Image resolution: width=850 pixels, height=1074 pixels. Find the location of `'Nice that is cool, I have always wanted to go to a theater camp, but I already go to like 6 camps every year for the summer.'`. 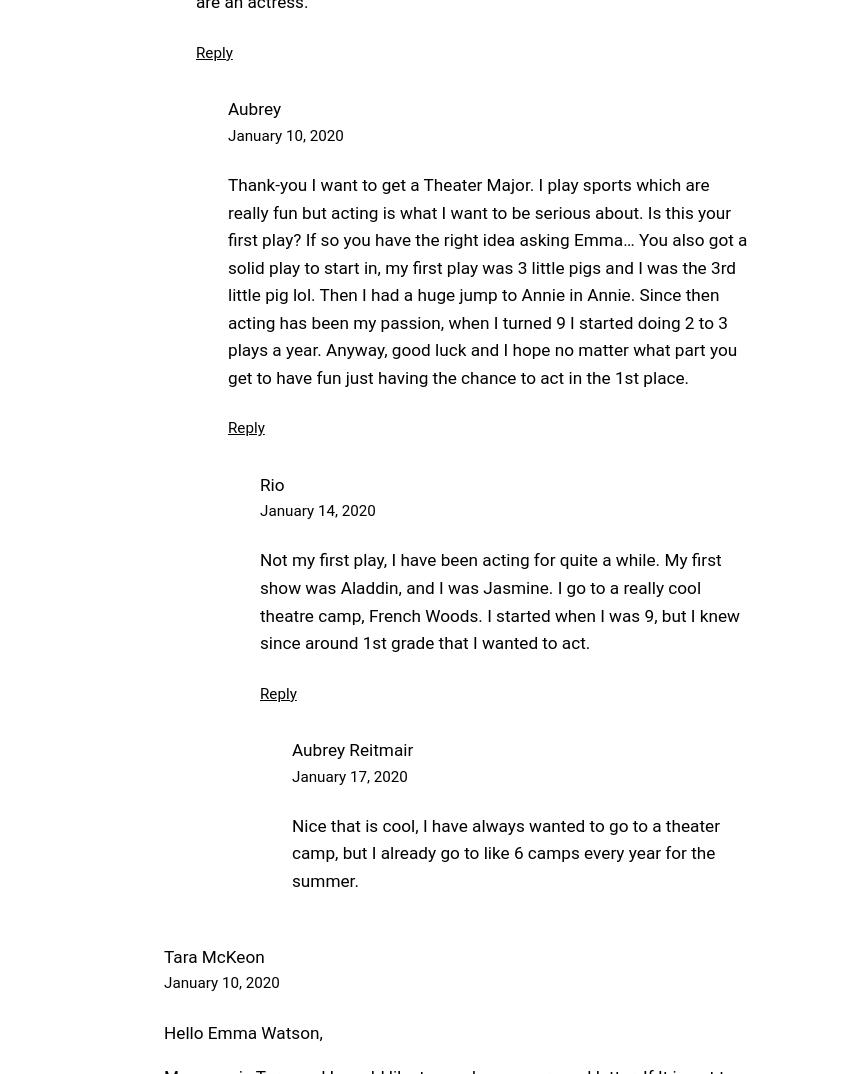

'Nice that is cool, I have always wanted to go to a theater camp, but I already go to like 6 camps every year for the summer.' is located at coordinates (505, 852).